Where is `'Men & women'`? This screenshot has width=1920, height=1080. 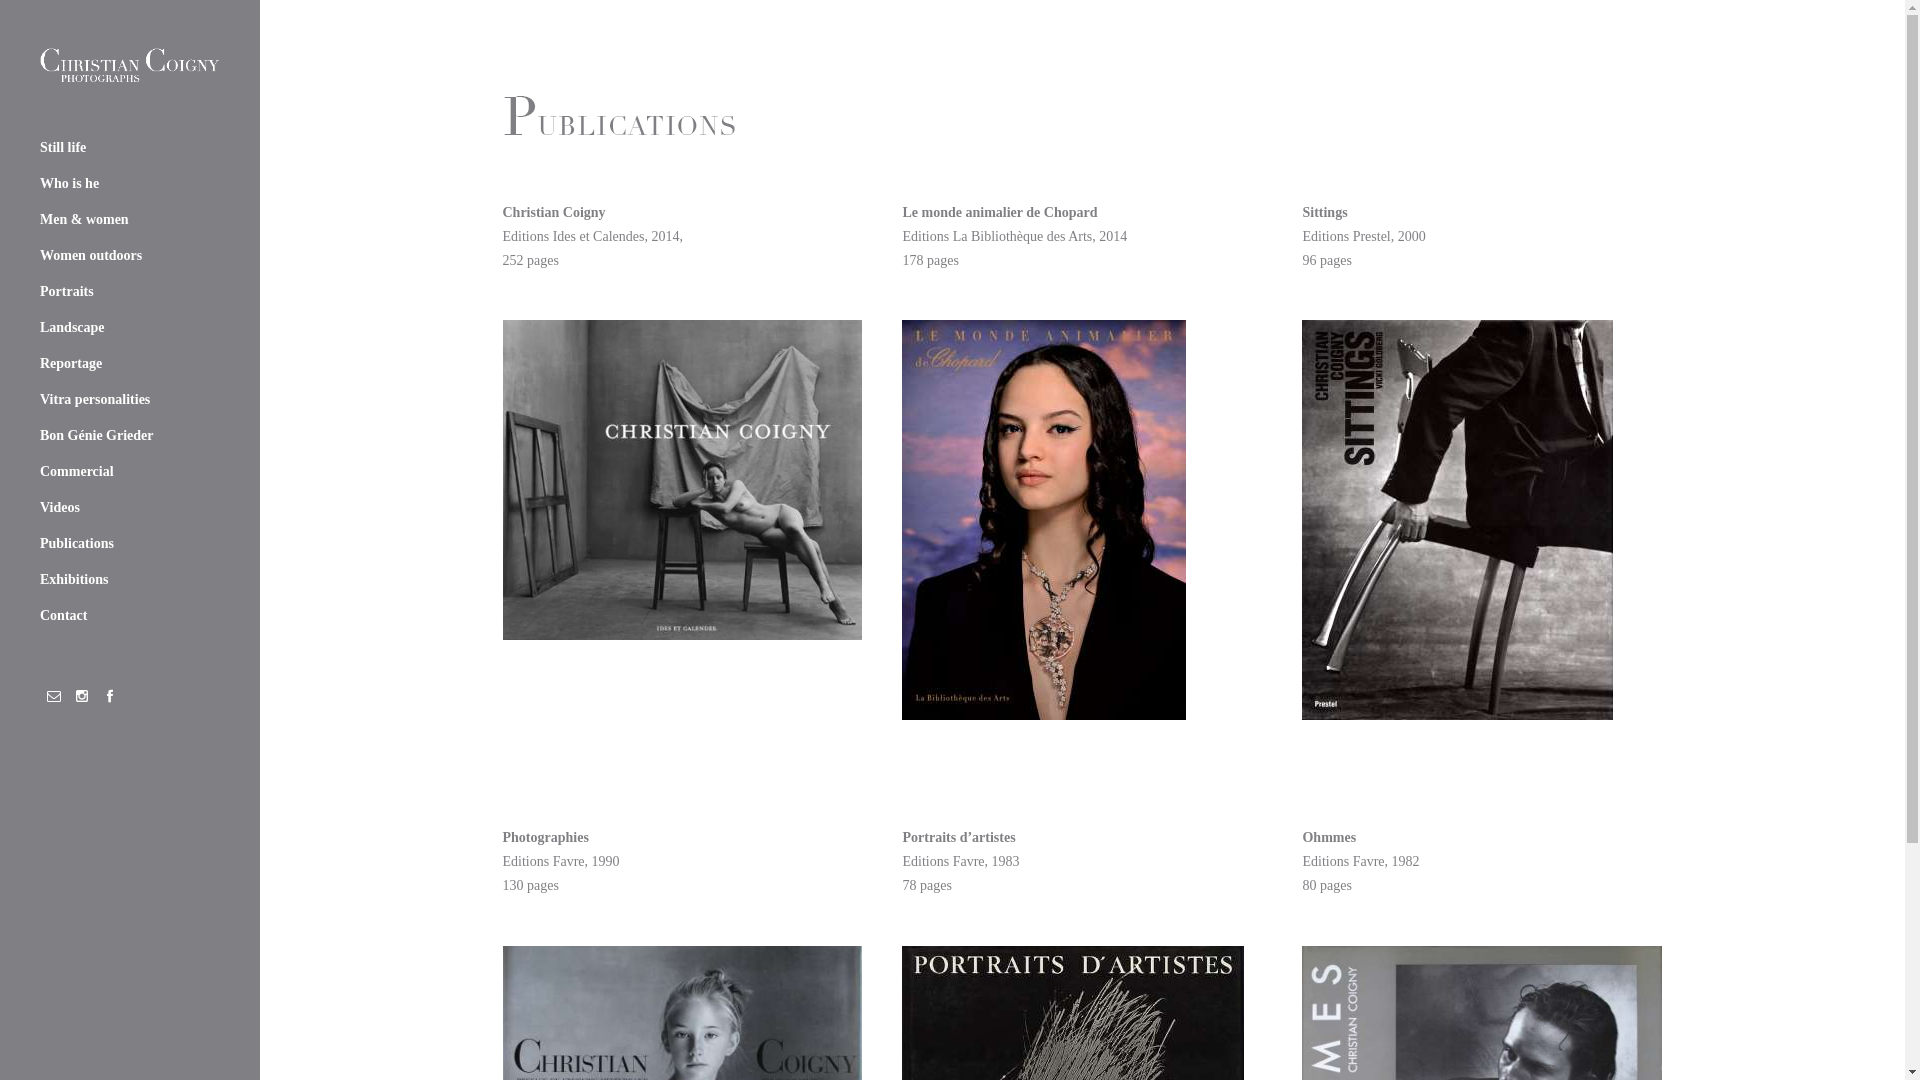 'Men & women' is located at coordinates (128, 219).